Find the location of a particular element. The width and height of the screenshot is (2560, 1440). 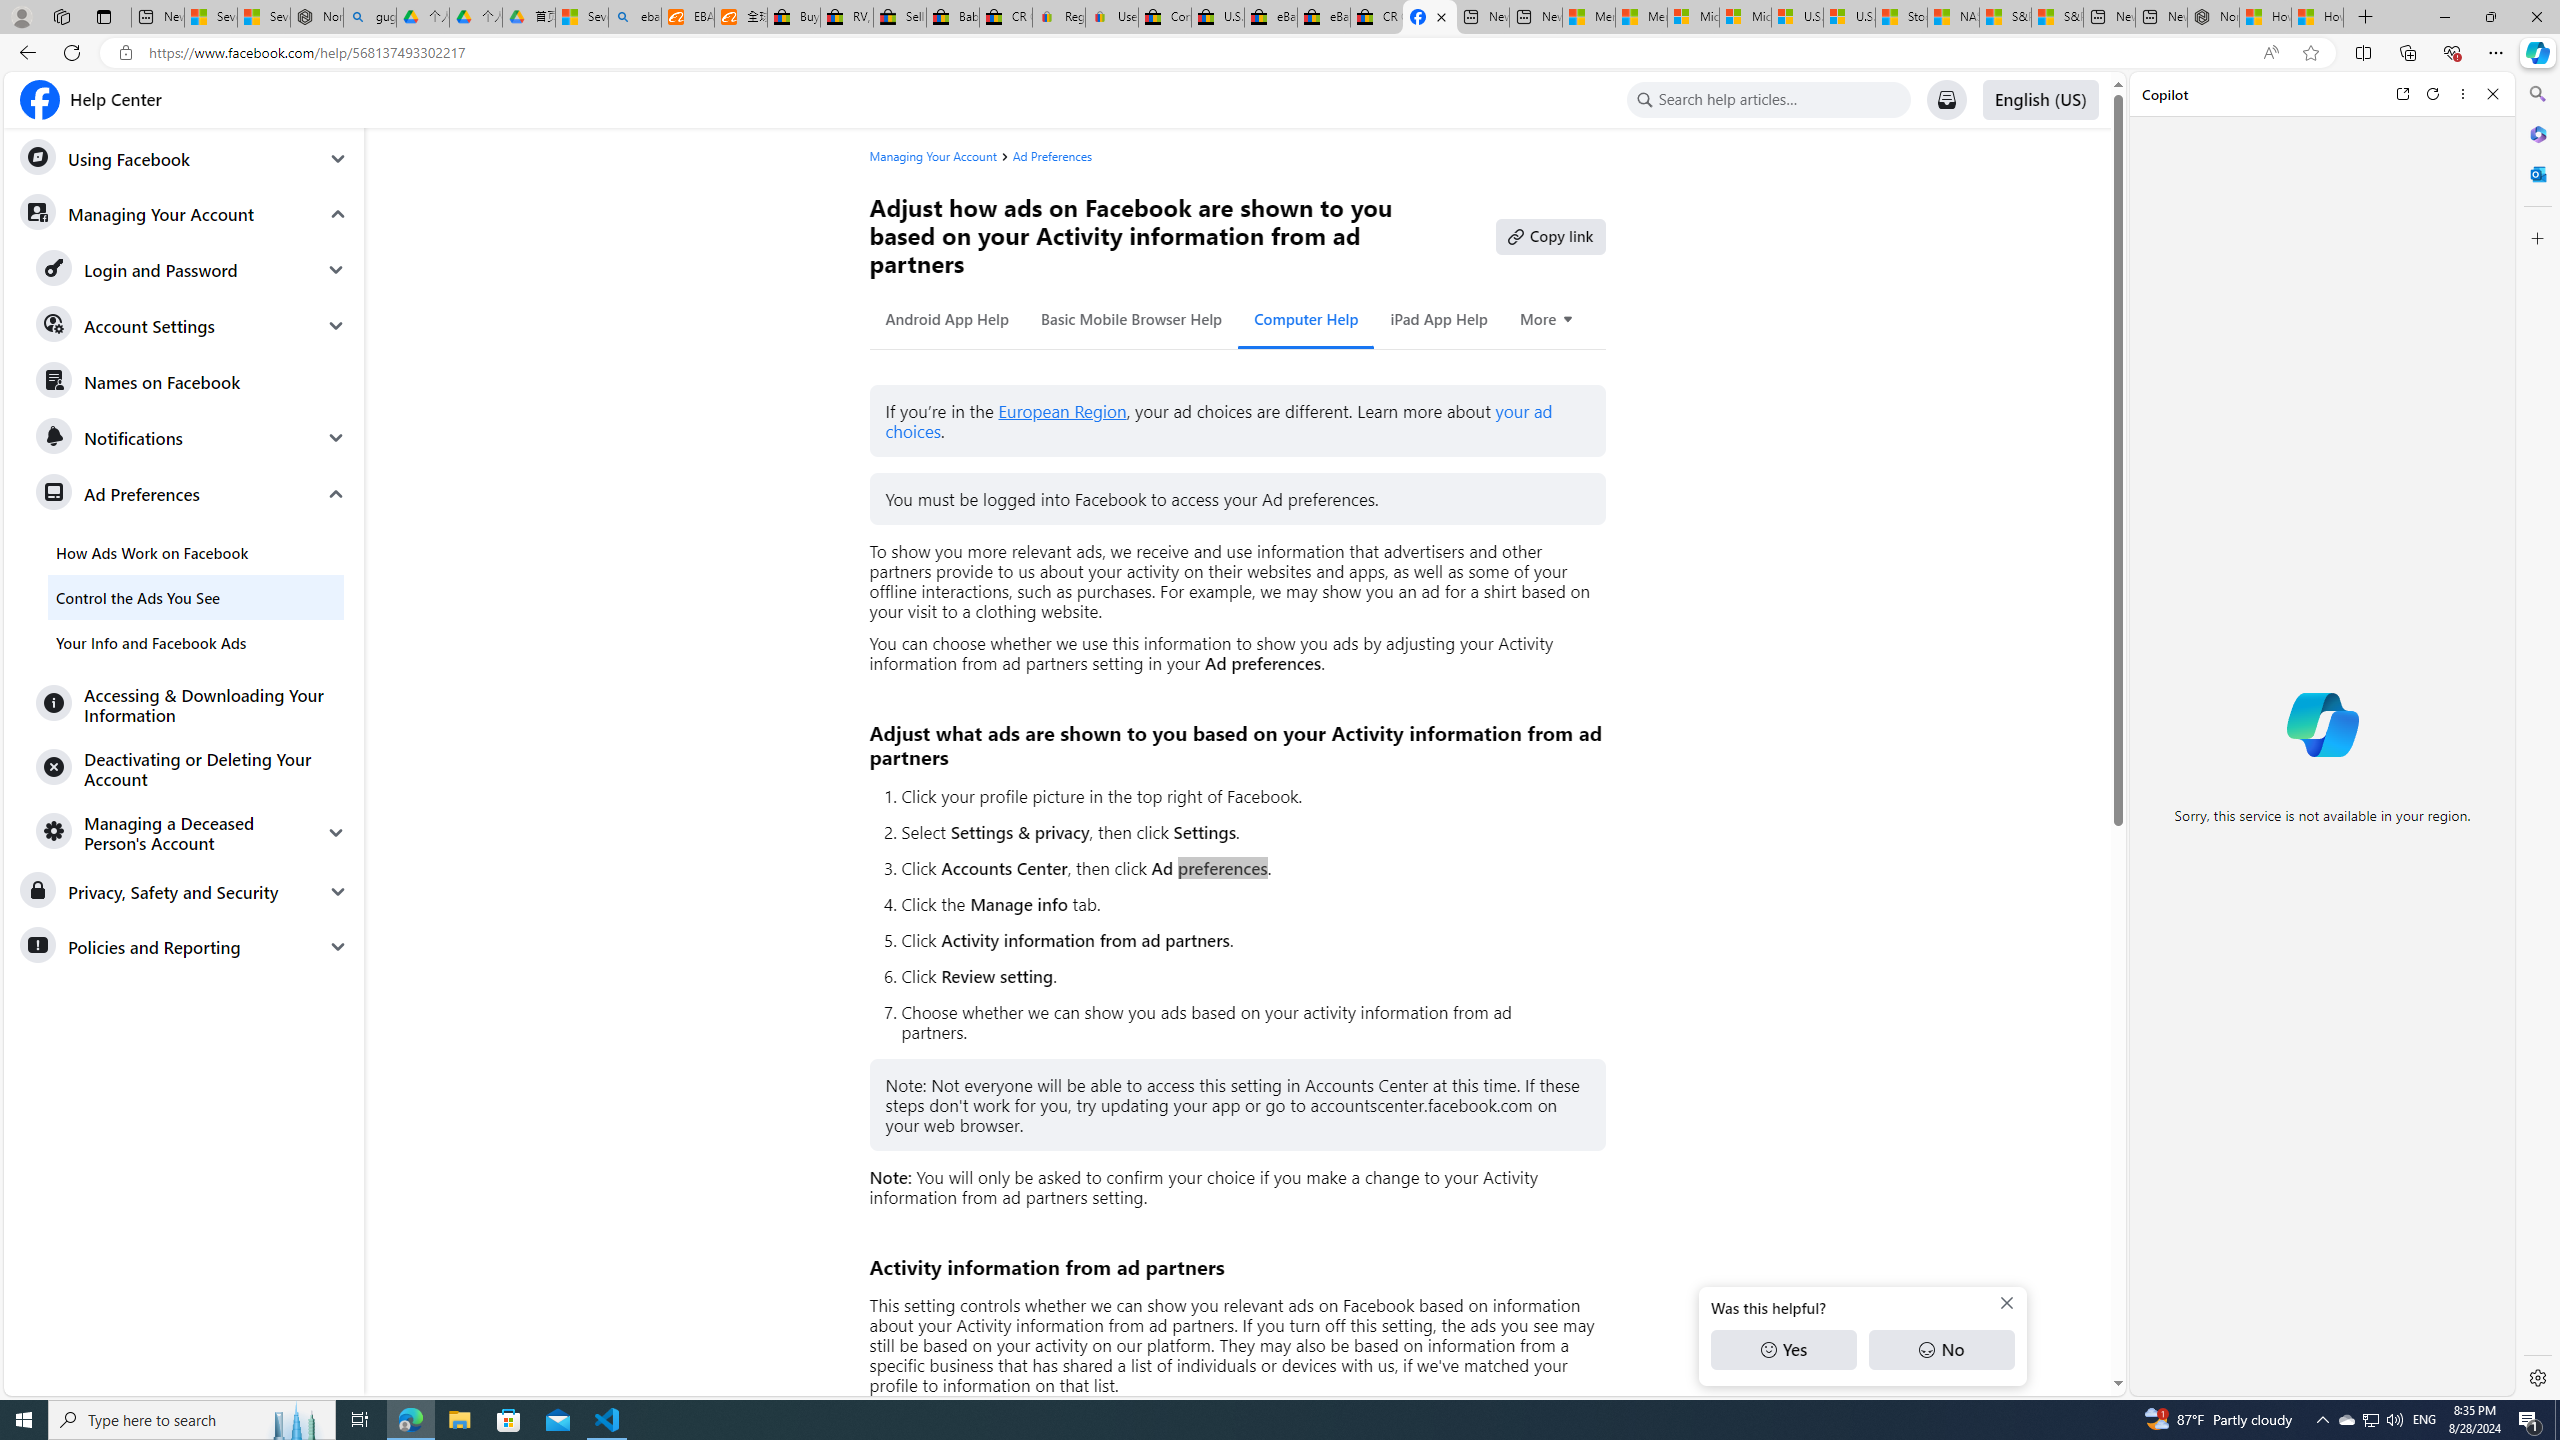

'Buy Auto Parts & Accessories | eBay' is located at coordinates (792, 16).